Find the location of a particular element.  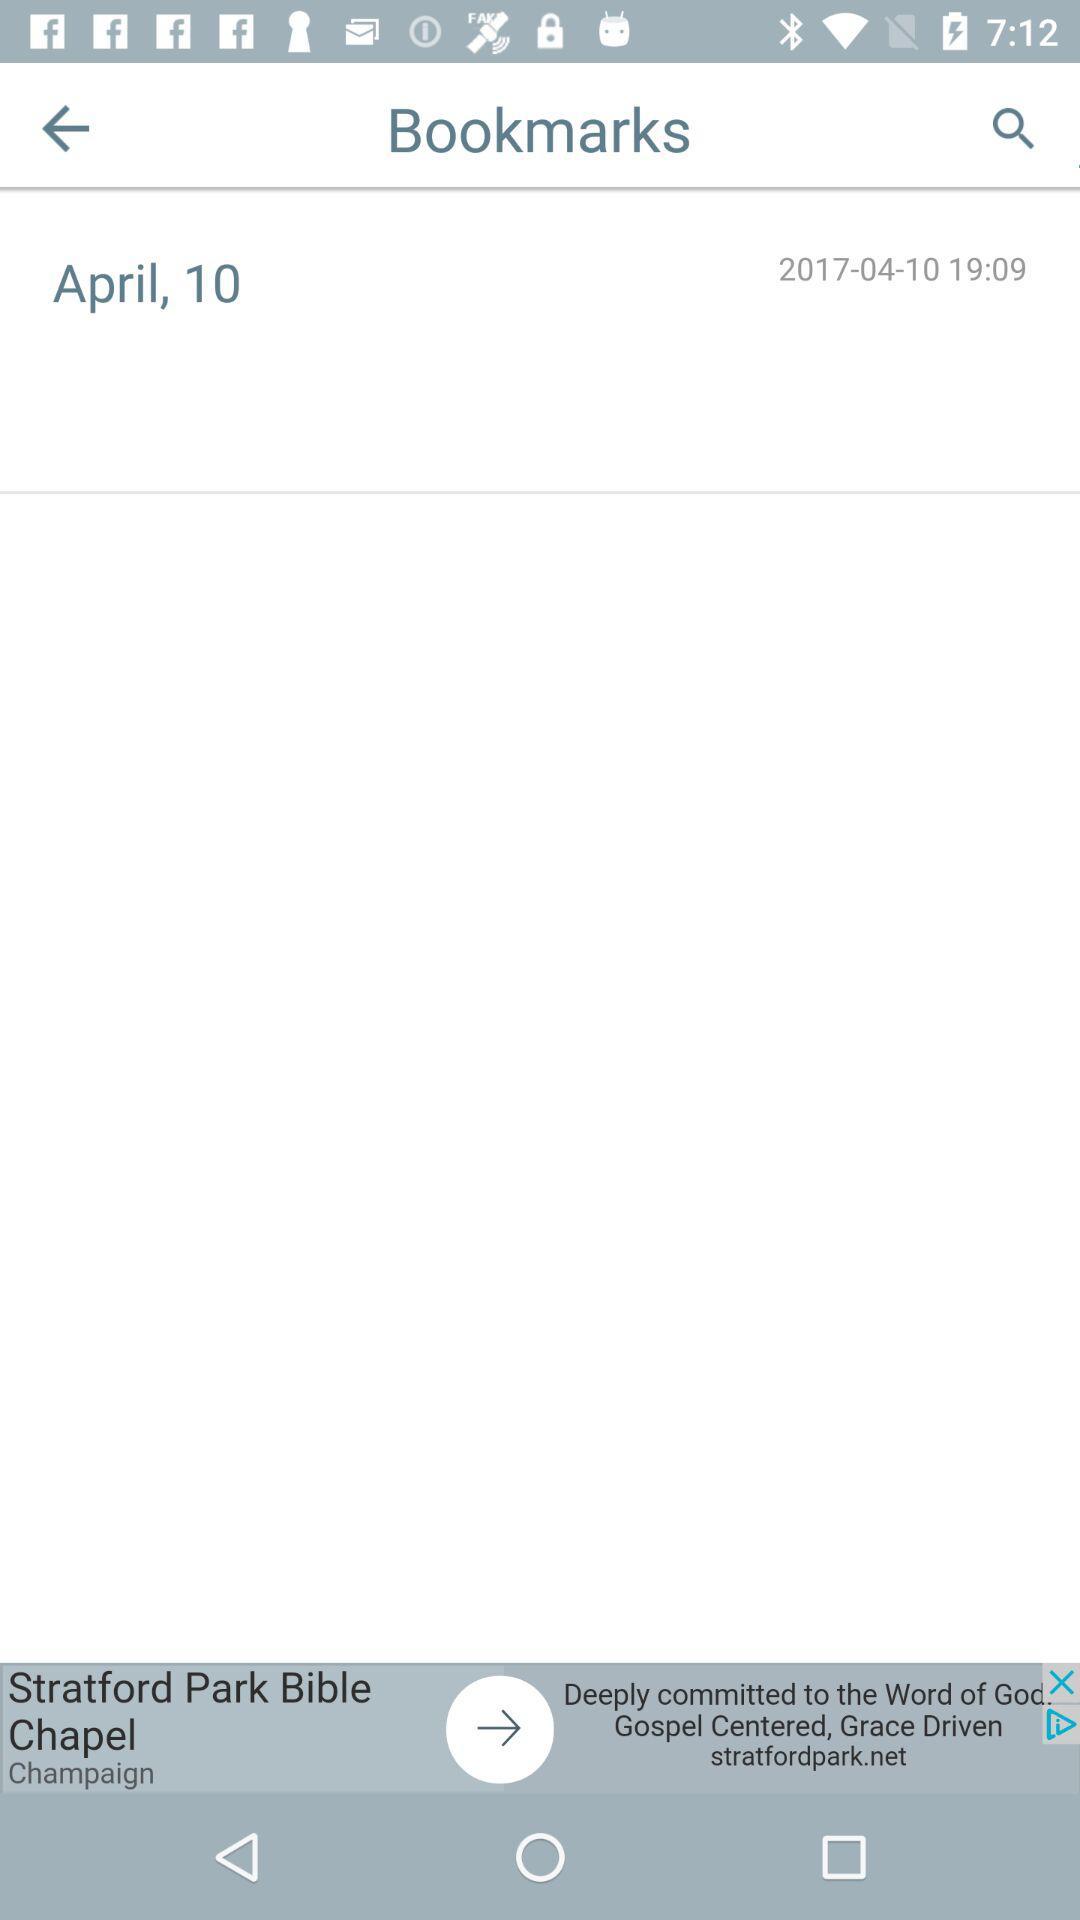

go back is located at coordinates (64, 127).